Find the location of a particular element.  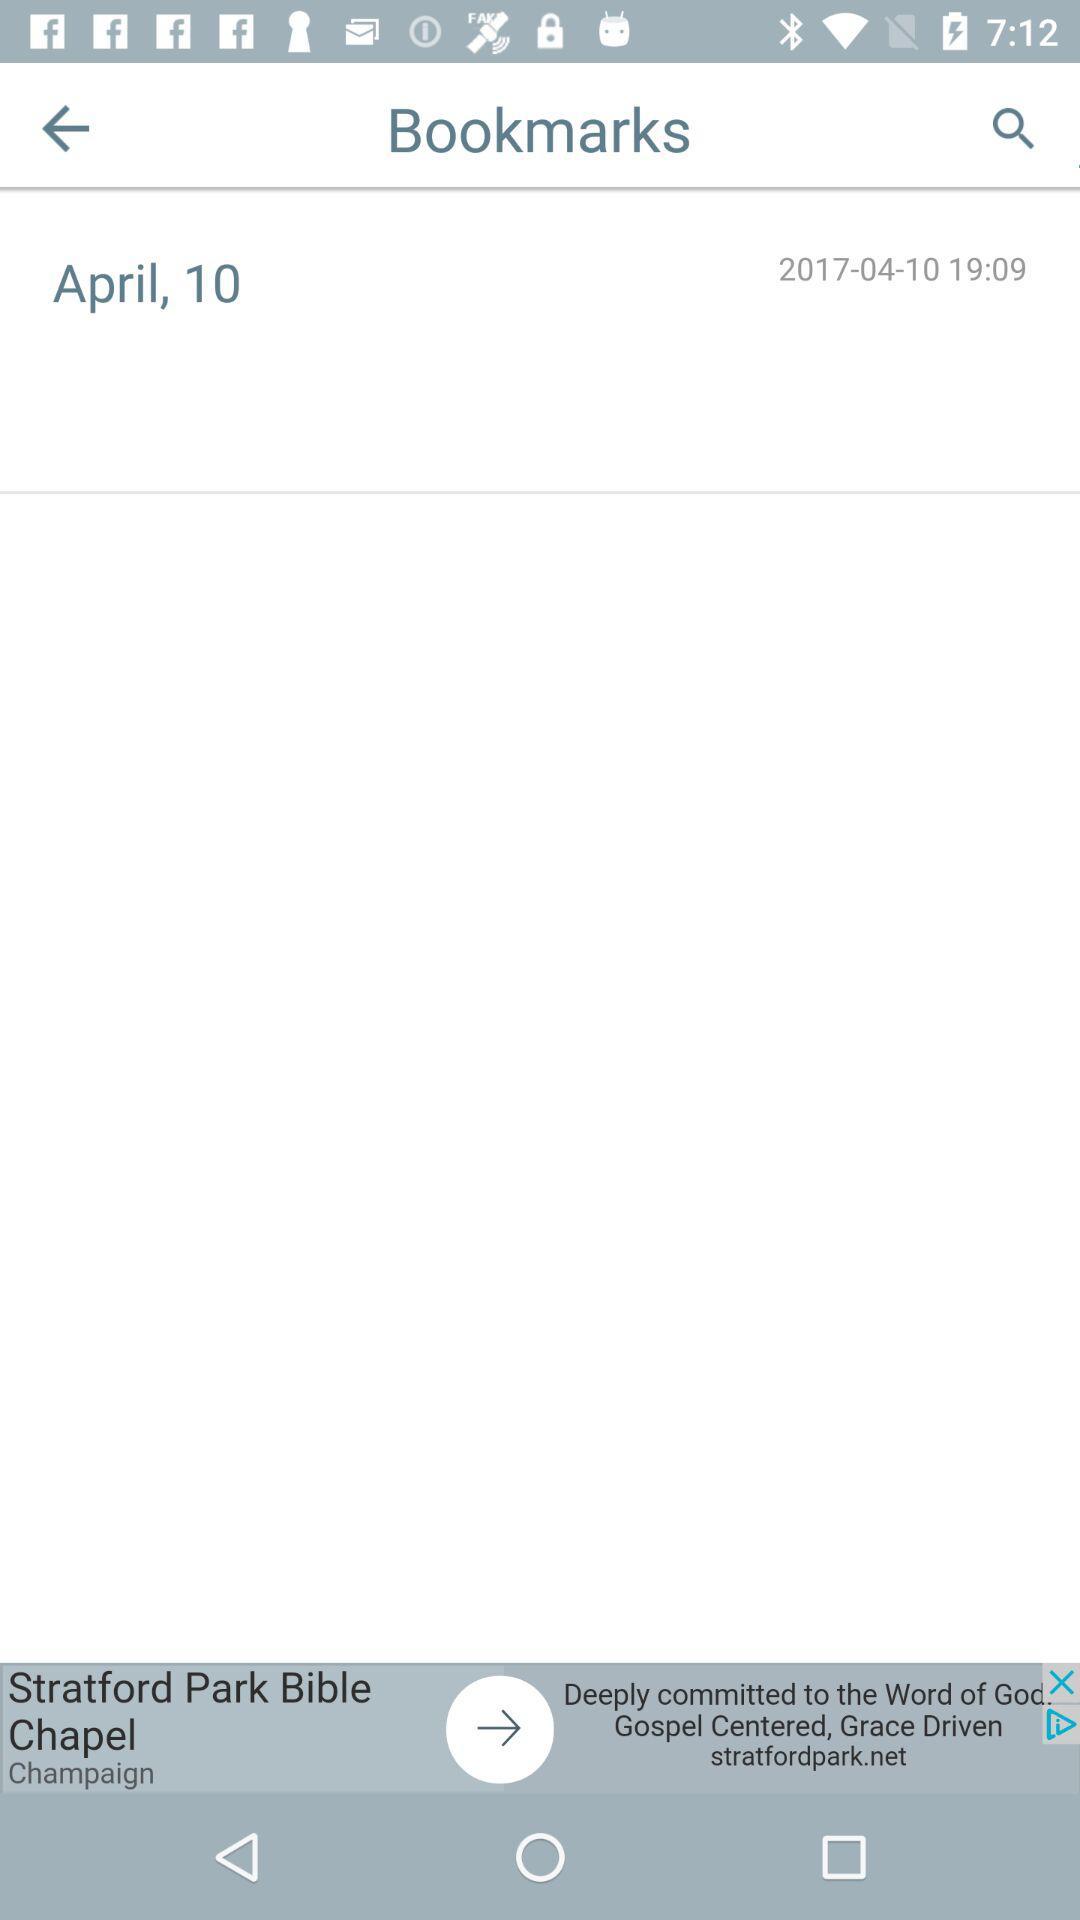

go back is located at coordinates (64, 127).